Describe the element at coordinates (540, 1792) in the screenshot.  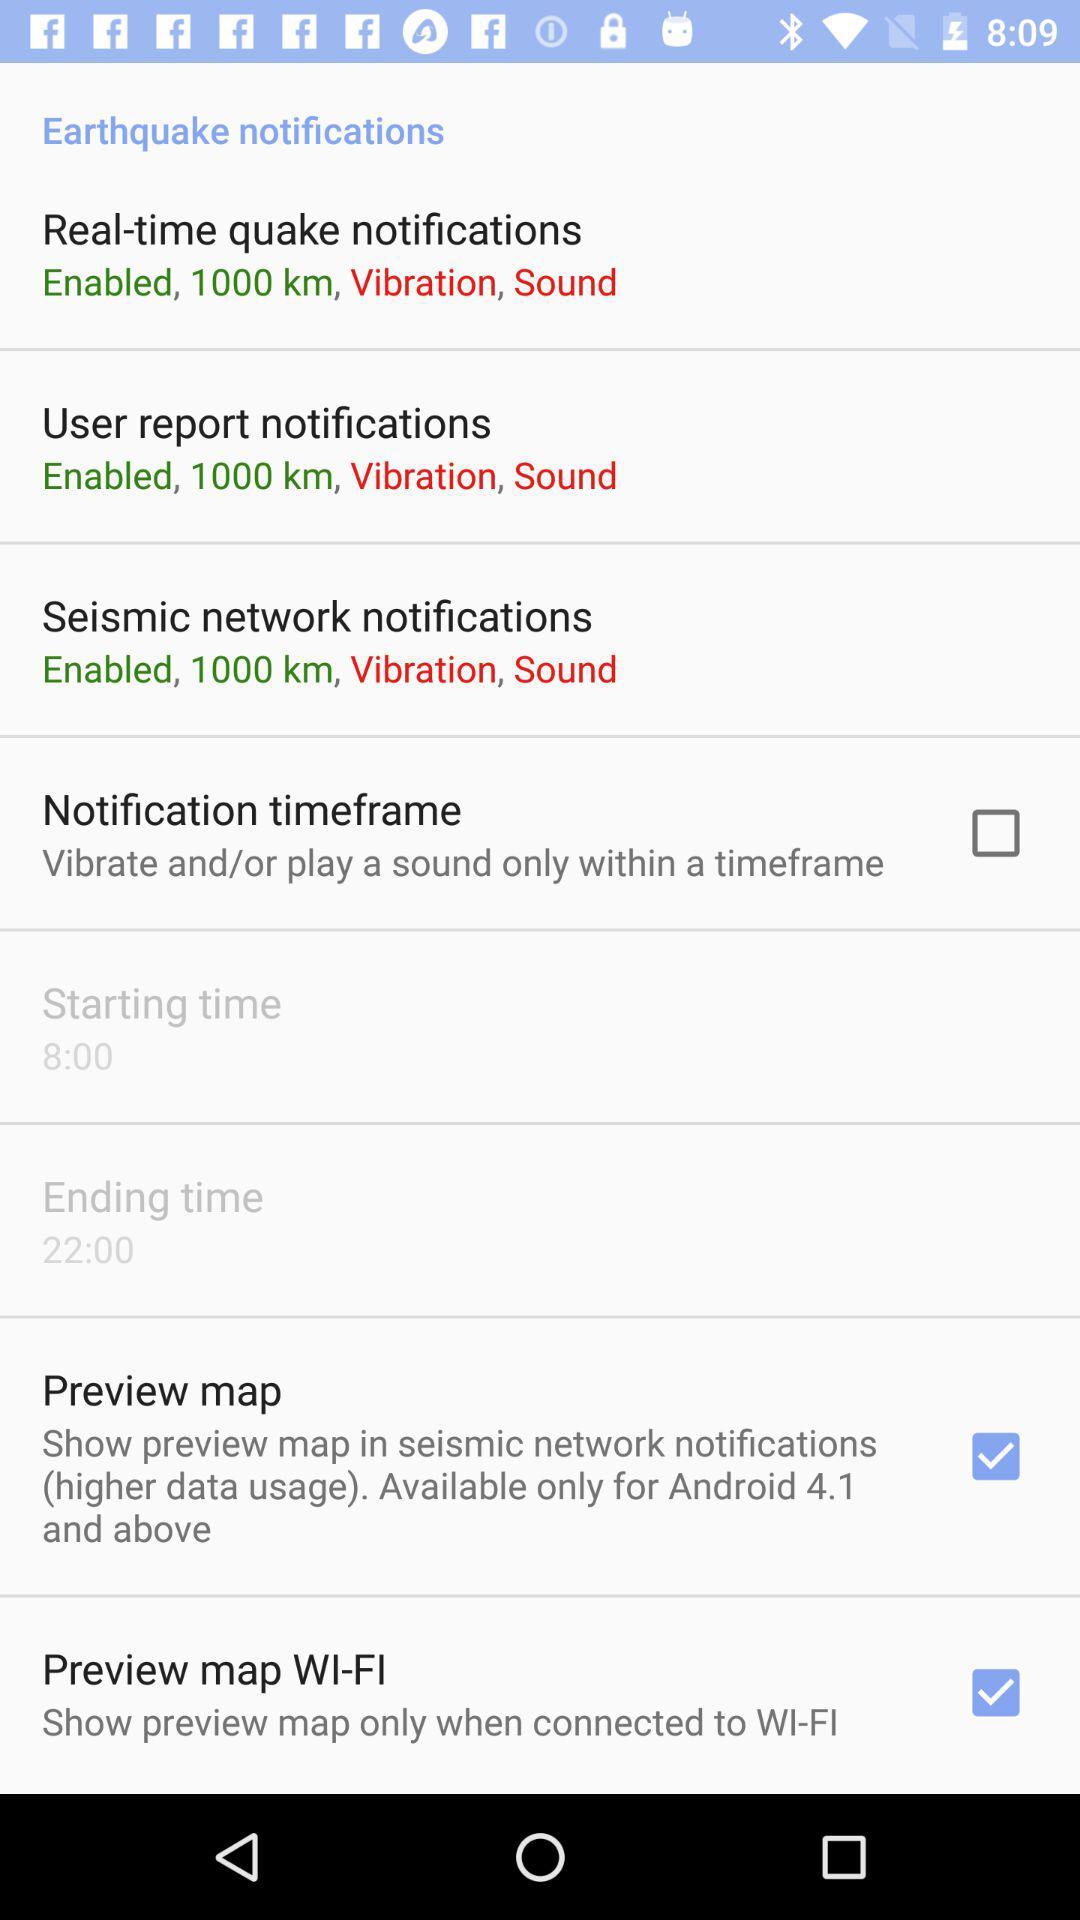
I see `chat notifications app` at that location.